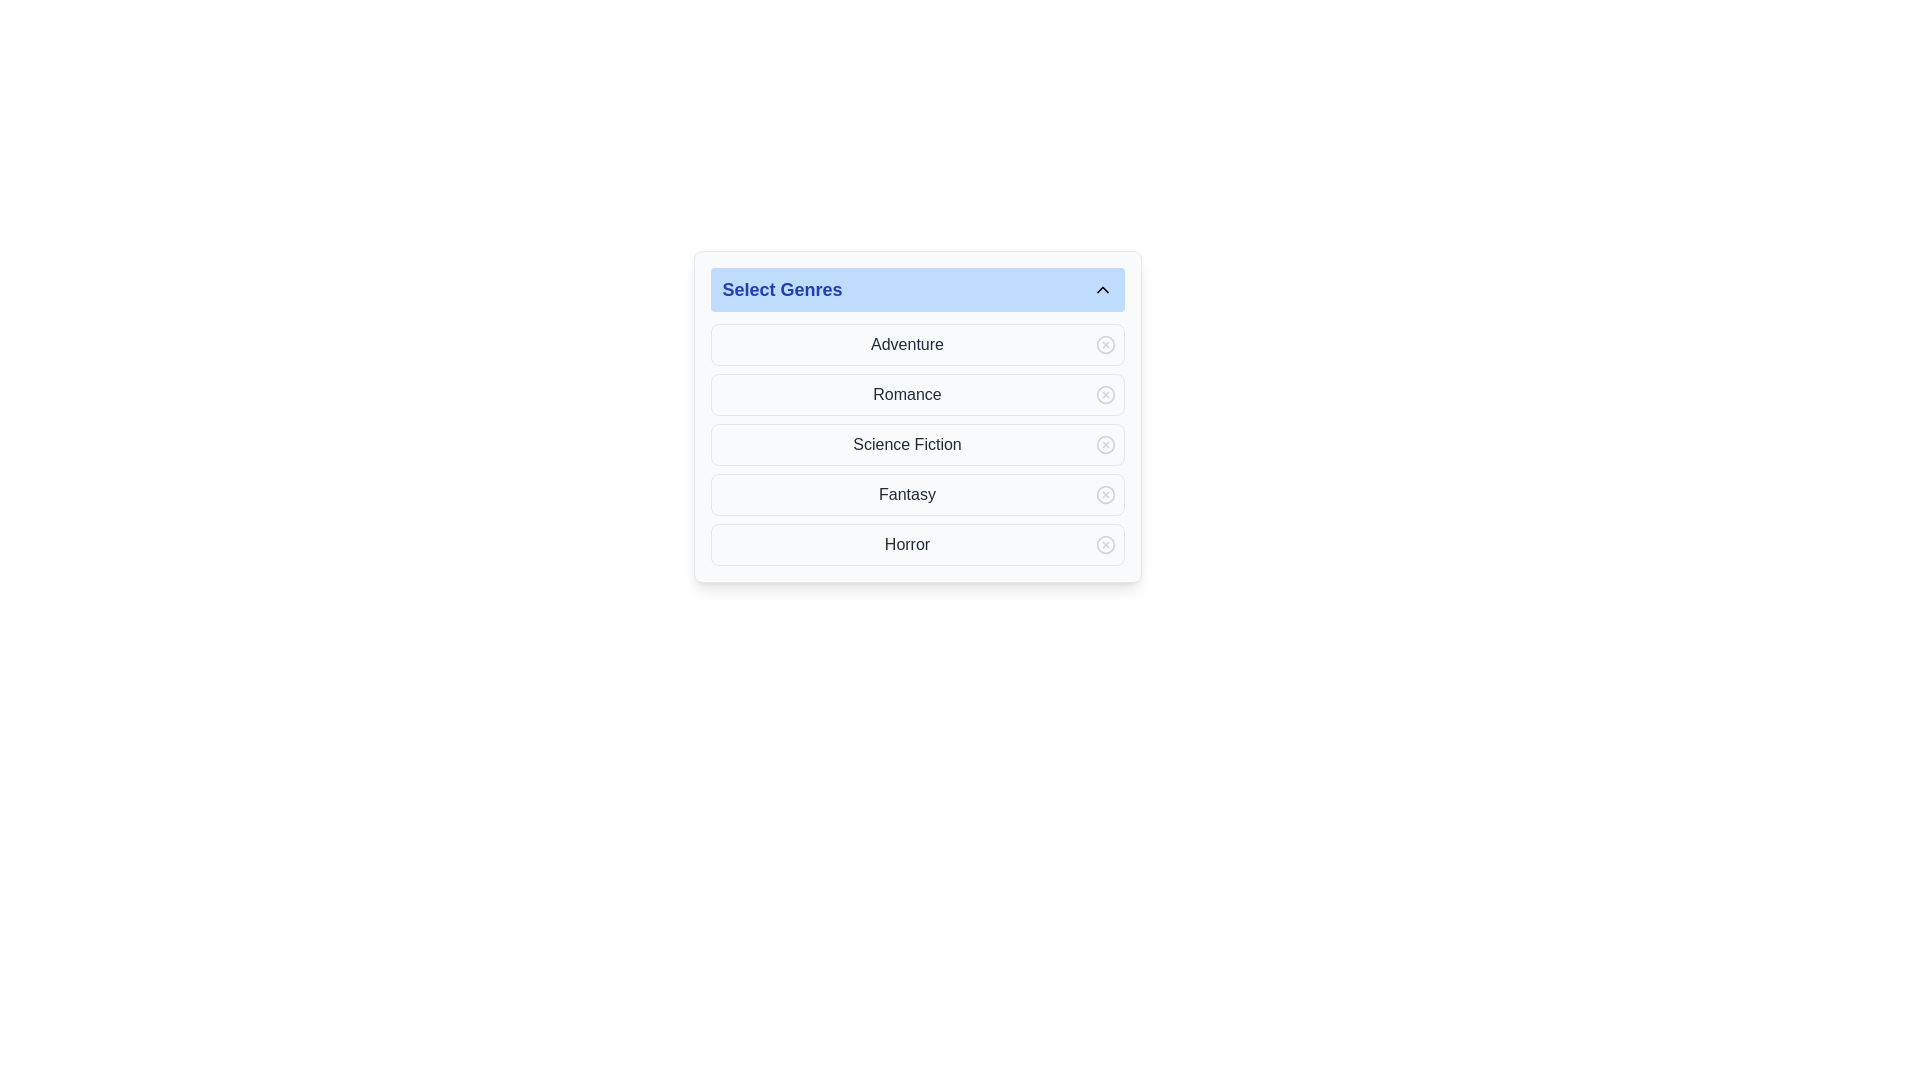 The width and height of the screenshot is (1920, 1080). What do you see at coordinates (906, 343) in the screenshot?
I see `text content of the genre 'Adventure' which is the first entry in the selectable list under the heading 'Select Genres.'` at bounding box center [906, 343].